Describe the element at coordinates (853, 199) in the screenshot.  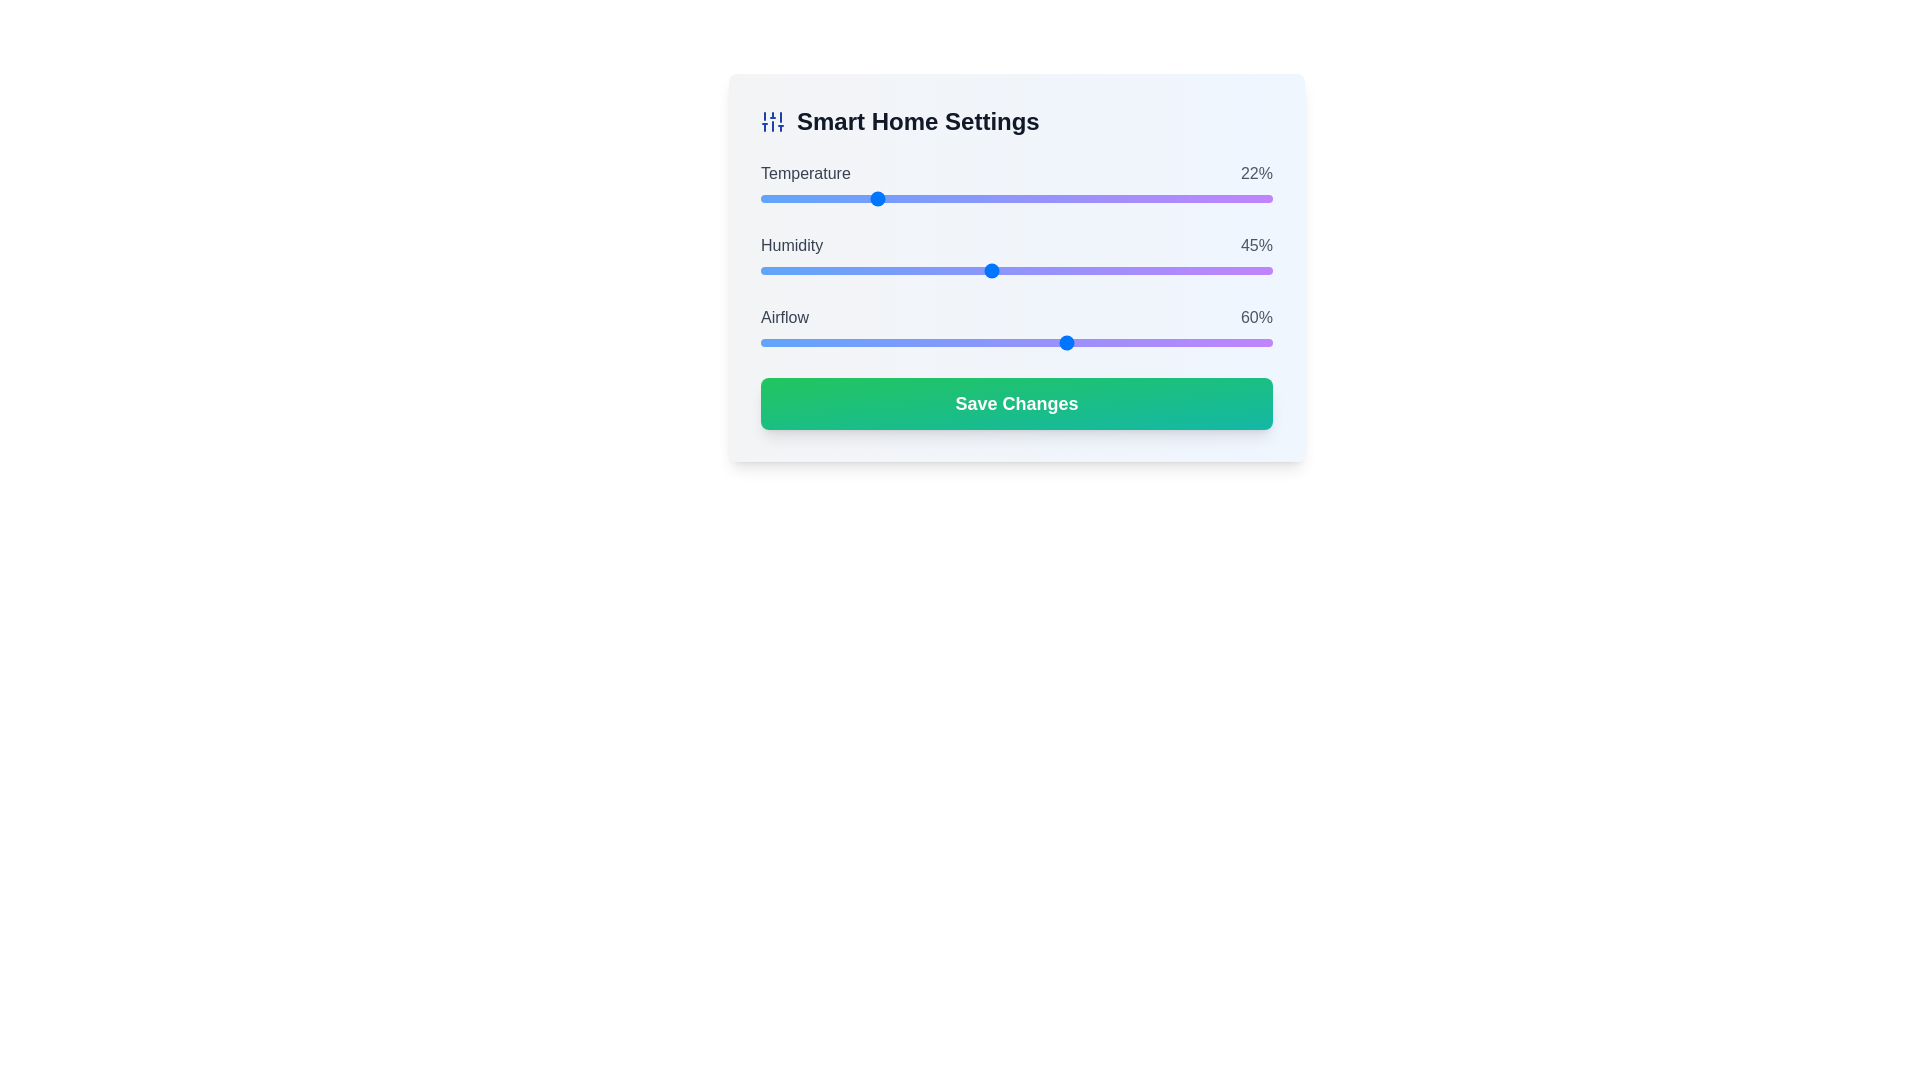
I see `temperature slider` at that location.